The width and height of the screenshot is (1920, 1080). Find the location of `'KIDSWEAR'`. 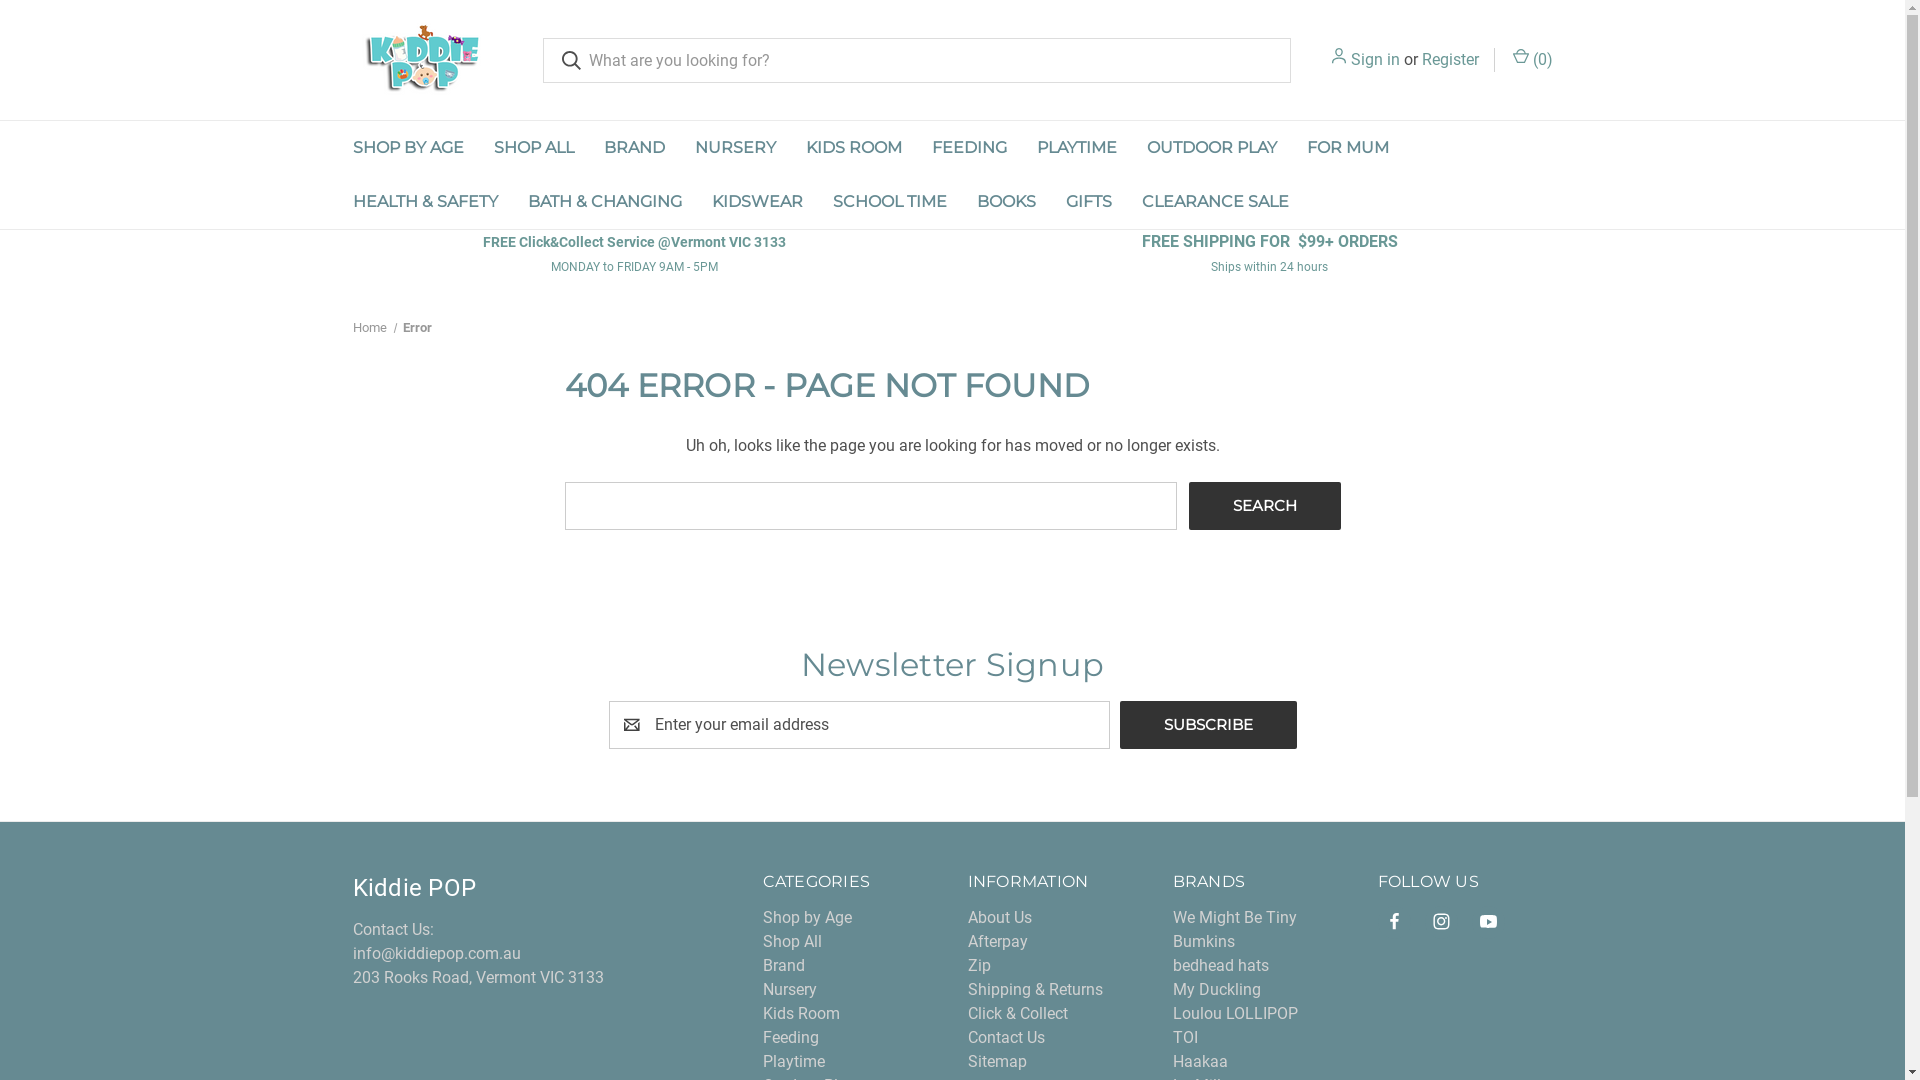

'KIDSWEAR' is located at coordinates (696, 201).